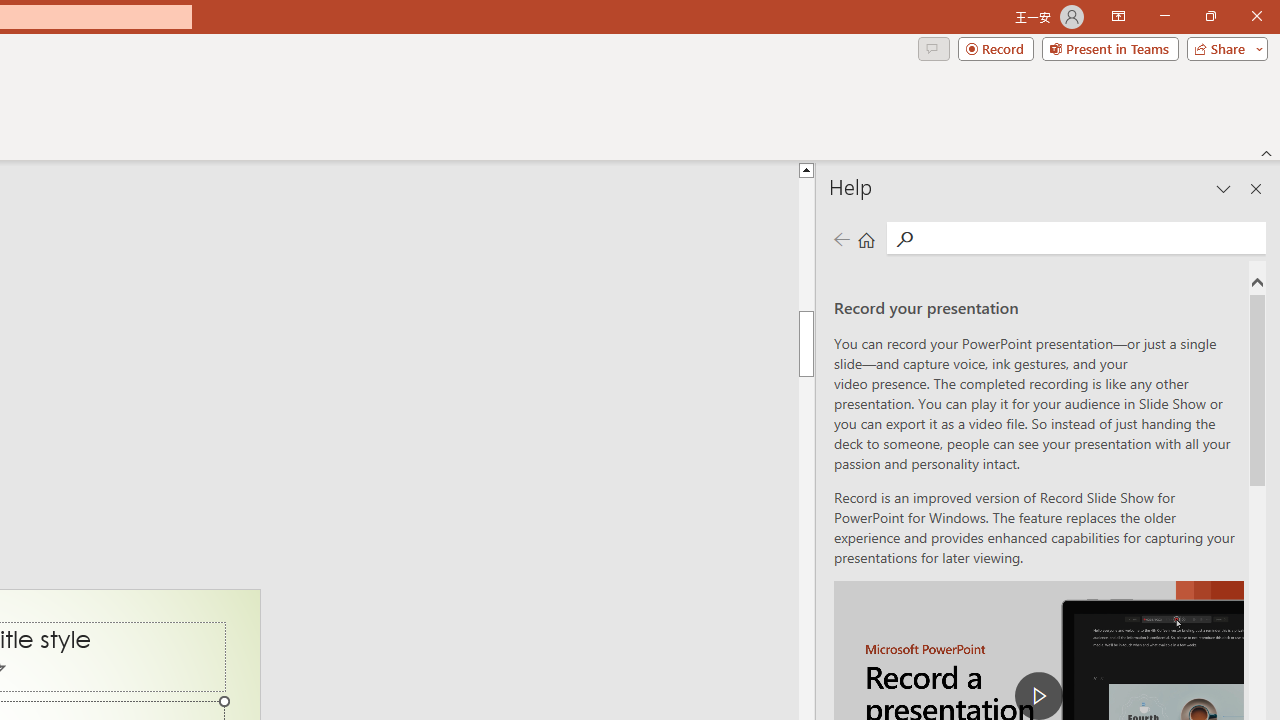 The height and width of the screenshot is (720, 1280). Describe the element at coordinates (903, 238) in the screenshot. I see `'Search'` at that location.